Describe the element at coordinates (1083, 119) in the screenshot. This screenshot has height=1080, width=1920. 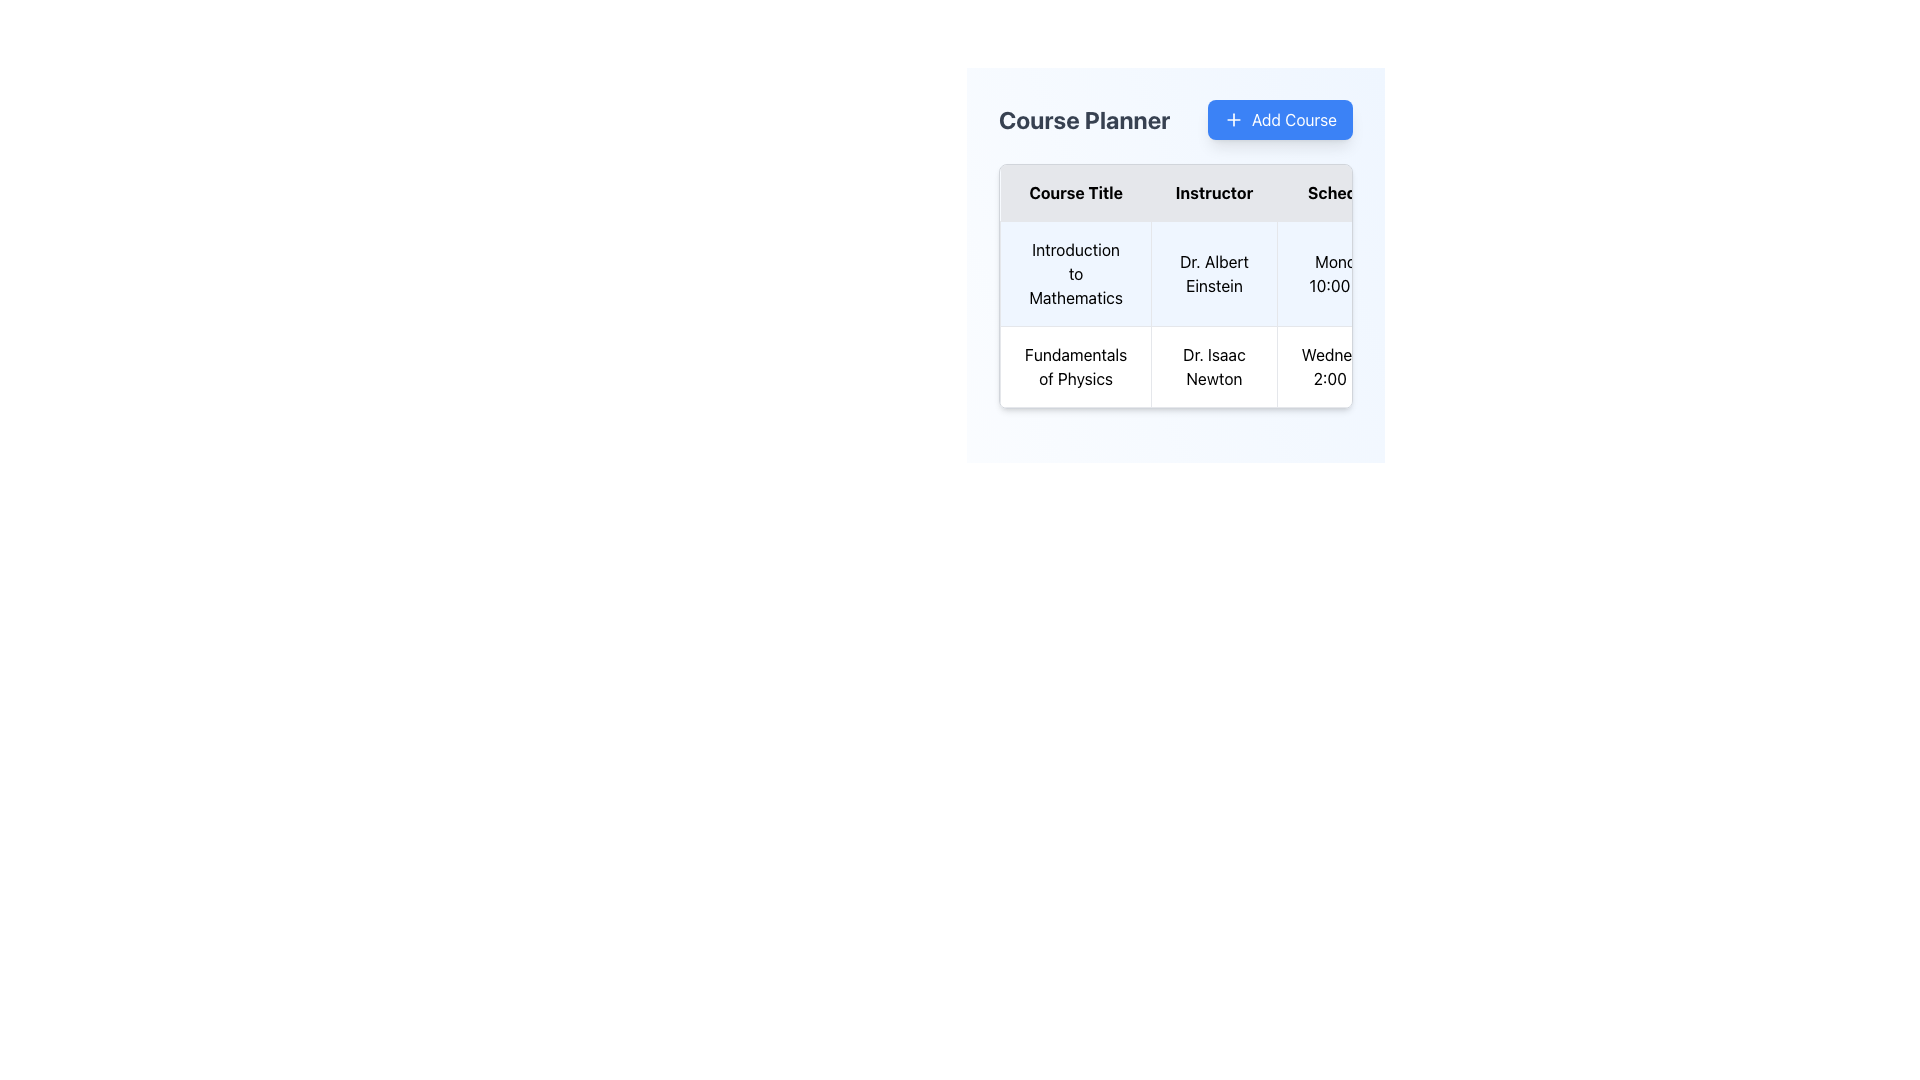
I see `the text label that serves as a heading or title, located immediately to the left of the 'Add Course' button in the upper-left section of the header` at that location.